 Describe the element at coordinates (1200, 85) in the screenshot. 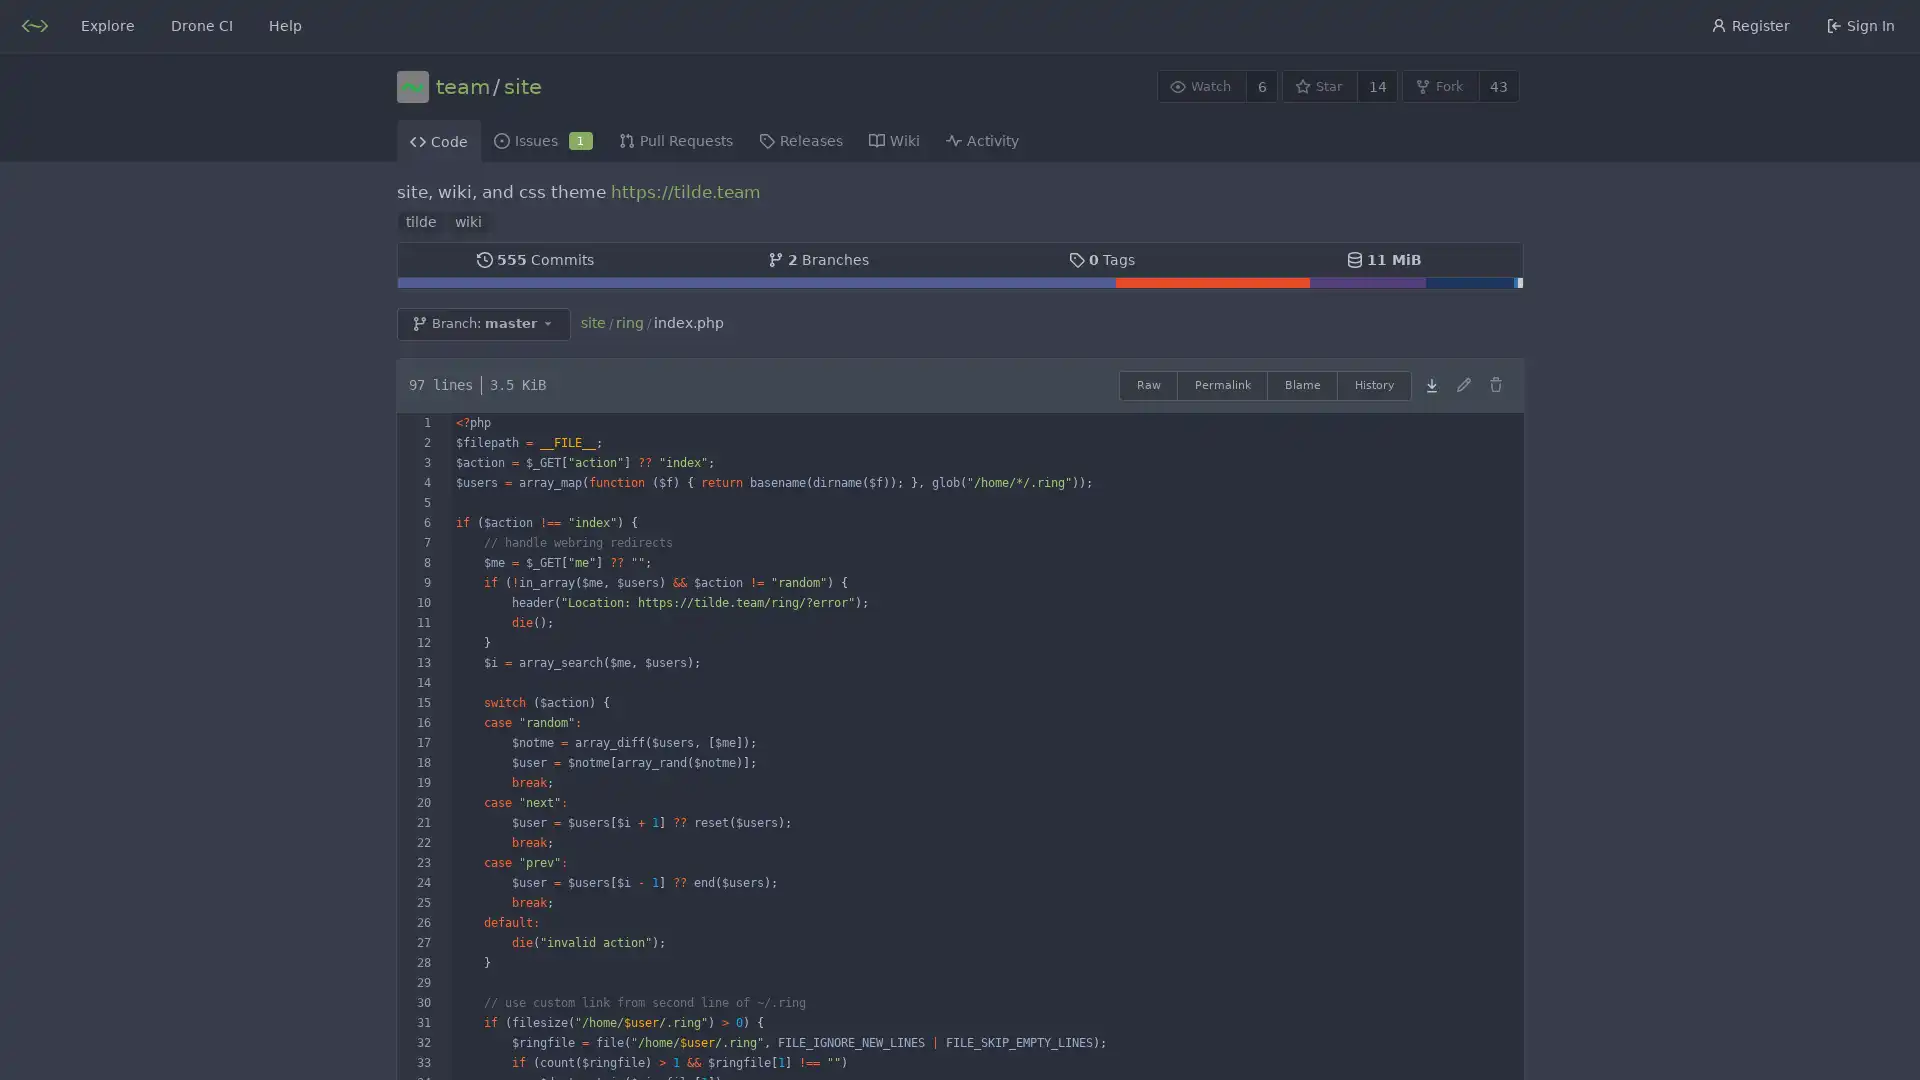

I see `Watch` at that location.